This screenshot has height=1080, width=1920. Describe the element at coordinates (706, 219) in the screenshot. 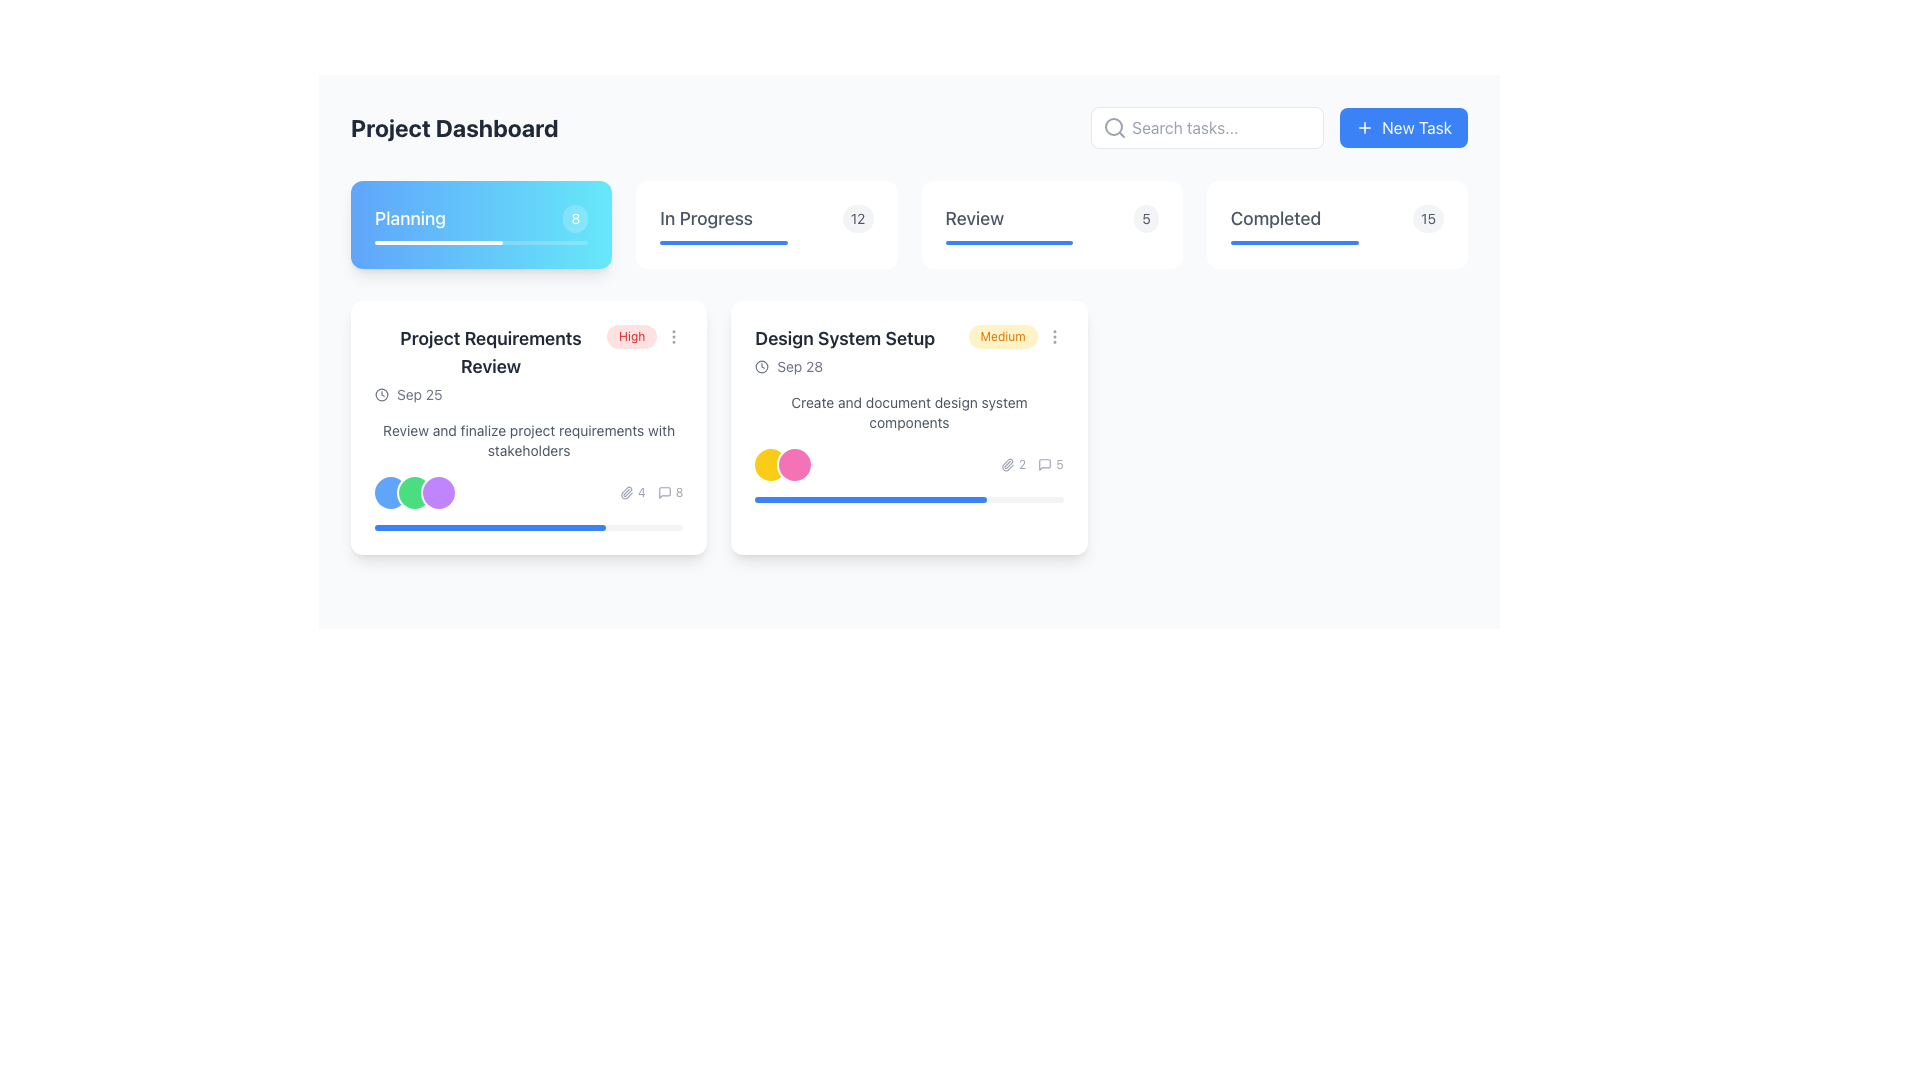

I see `the 'In Progress' Text Label located between the 'Planning' and 'Review' sections, indicating the current status of tasks` at that location.